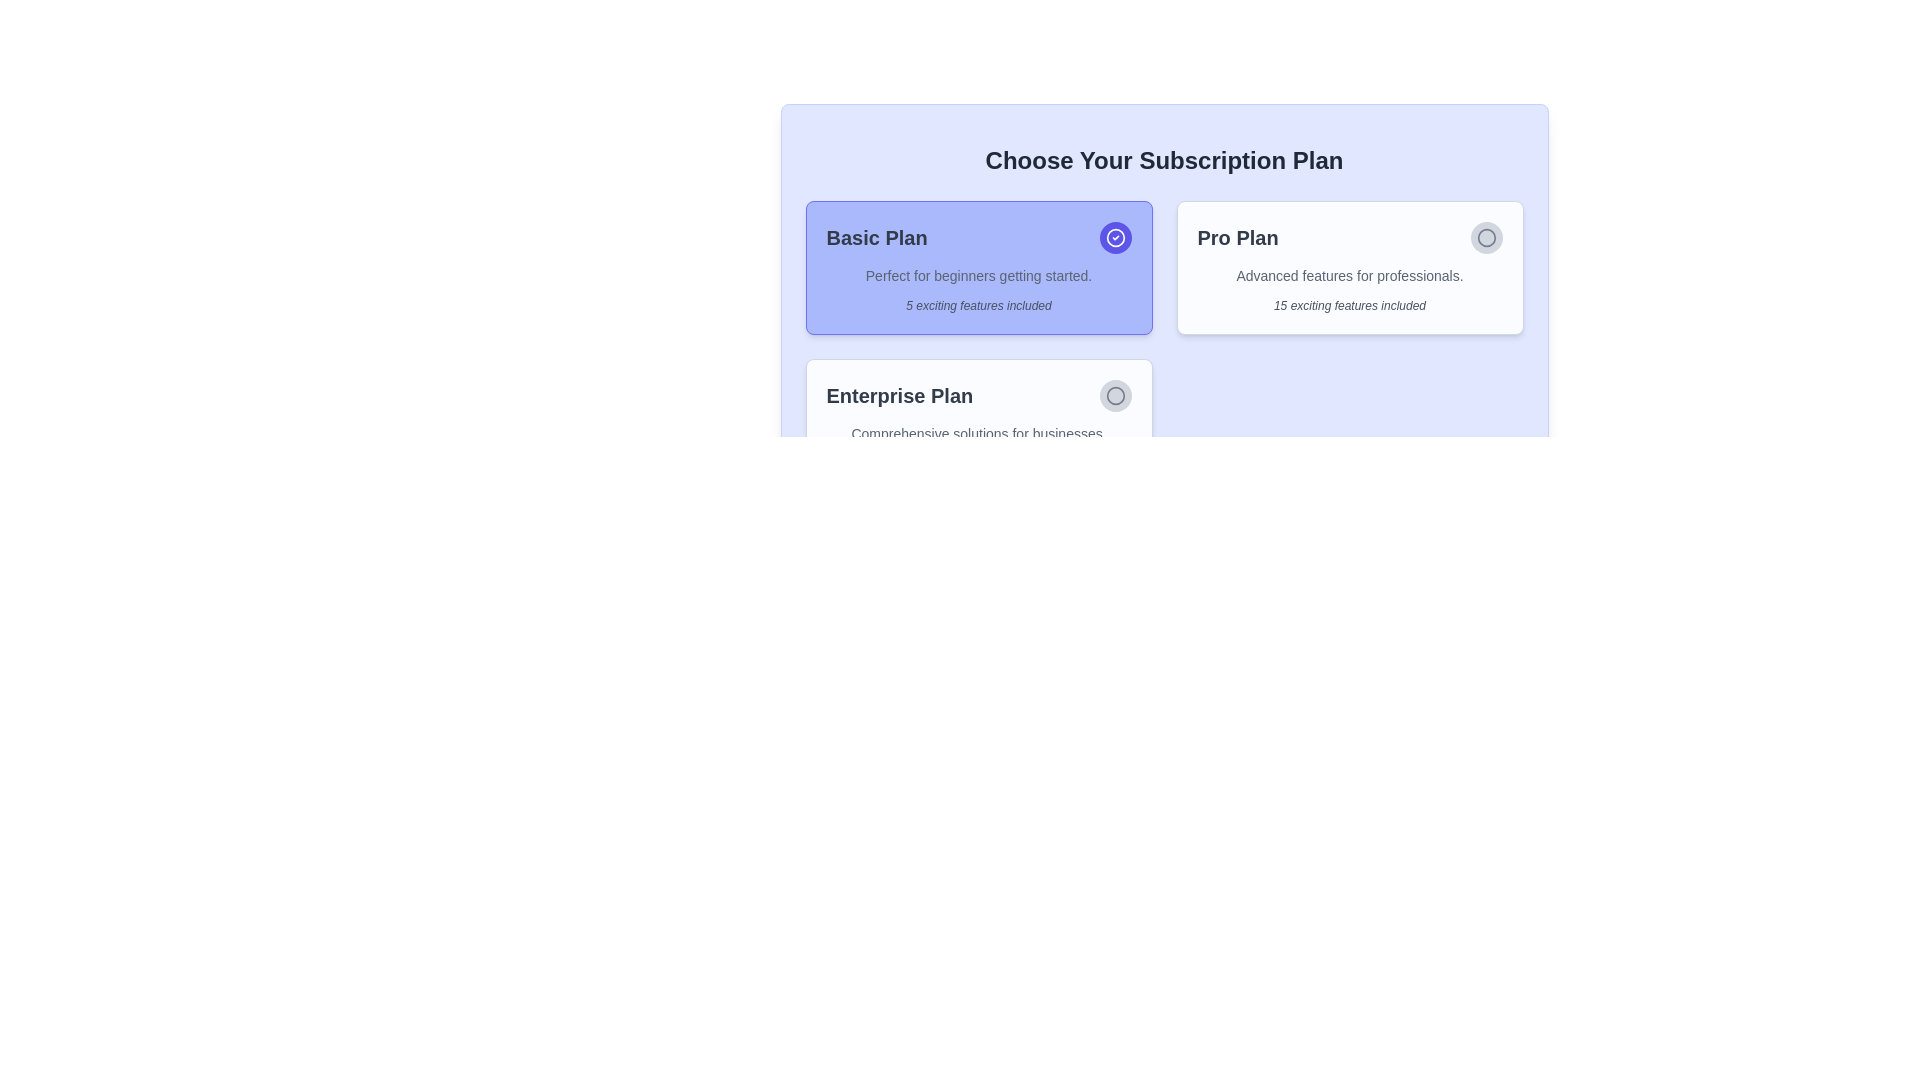 The width and height of the screenshot is (1920, 1080). Describe the element at coordinates (1114, 237) in the screenshot. I see `the circular icon with a white checkmark on a dark blue background located in the top-right corner of the 'Basic Plan' subscription box` at that location.